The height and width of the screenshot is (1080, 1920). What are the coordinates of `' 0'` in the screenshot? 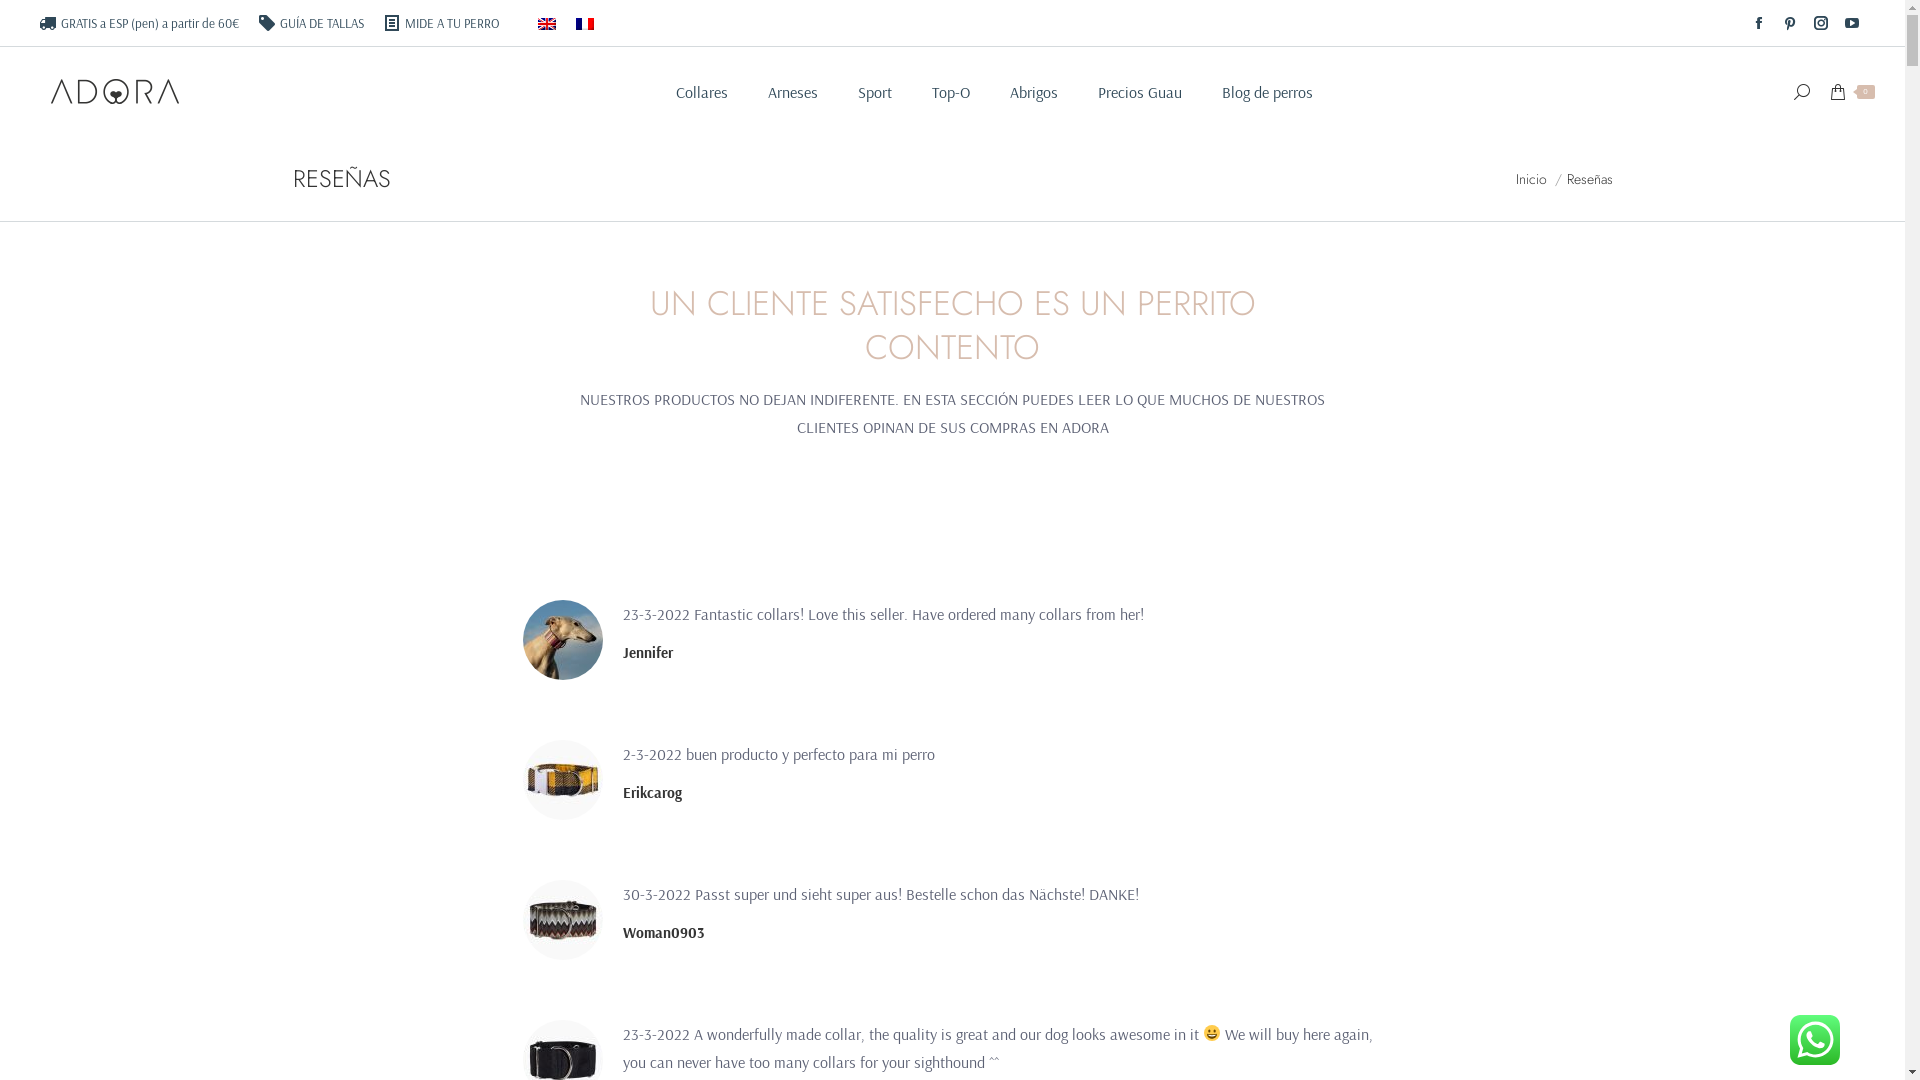 It's located at (1851, 91).